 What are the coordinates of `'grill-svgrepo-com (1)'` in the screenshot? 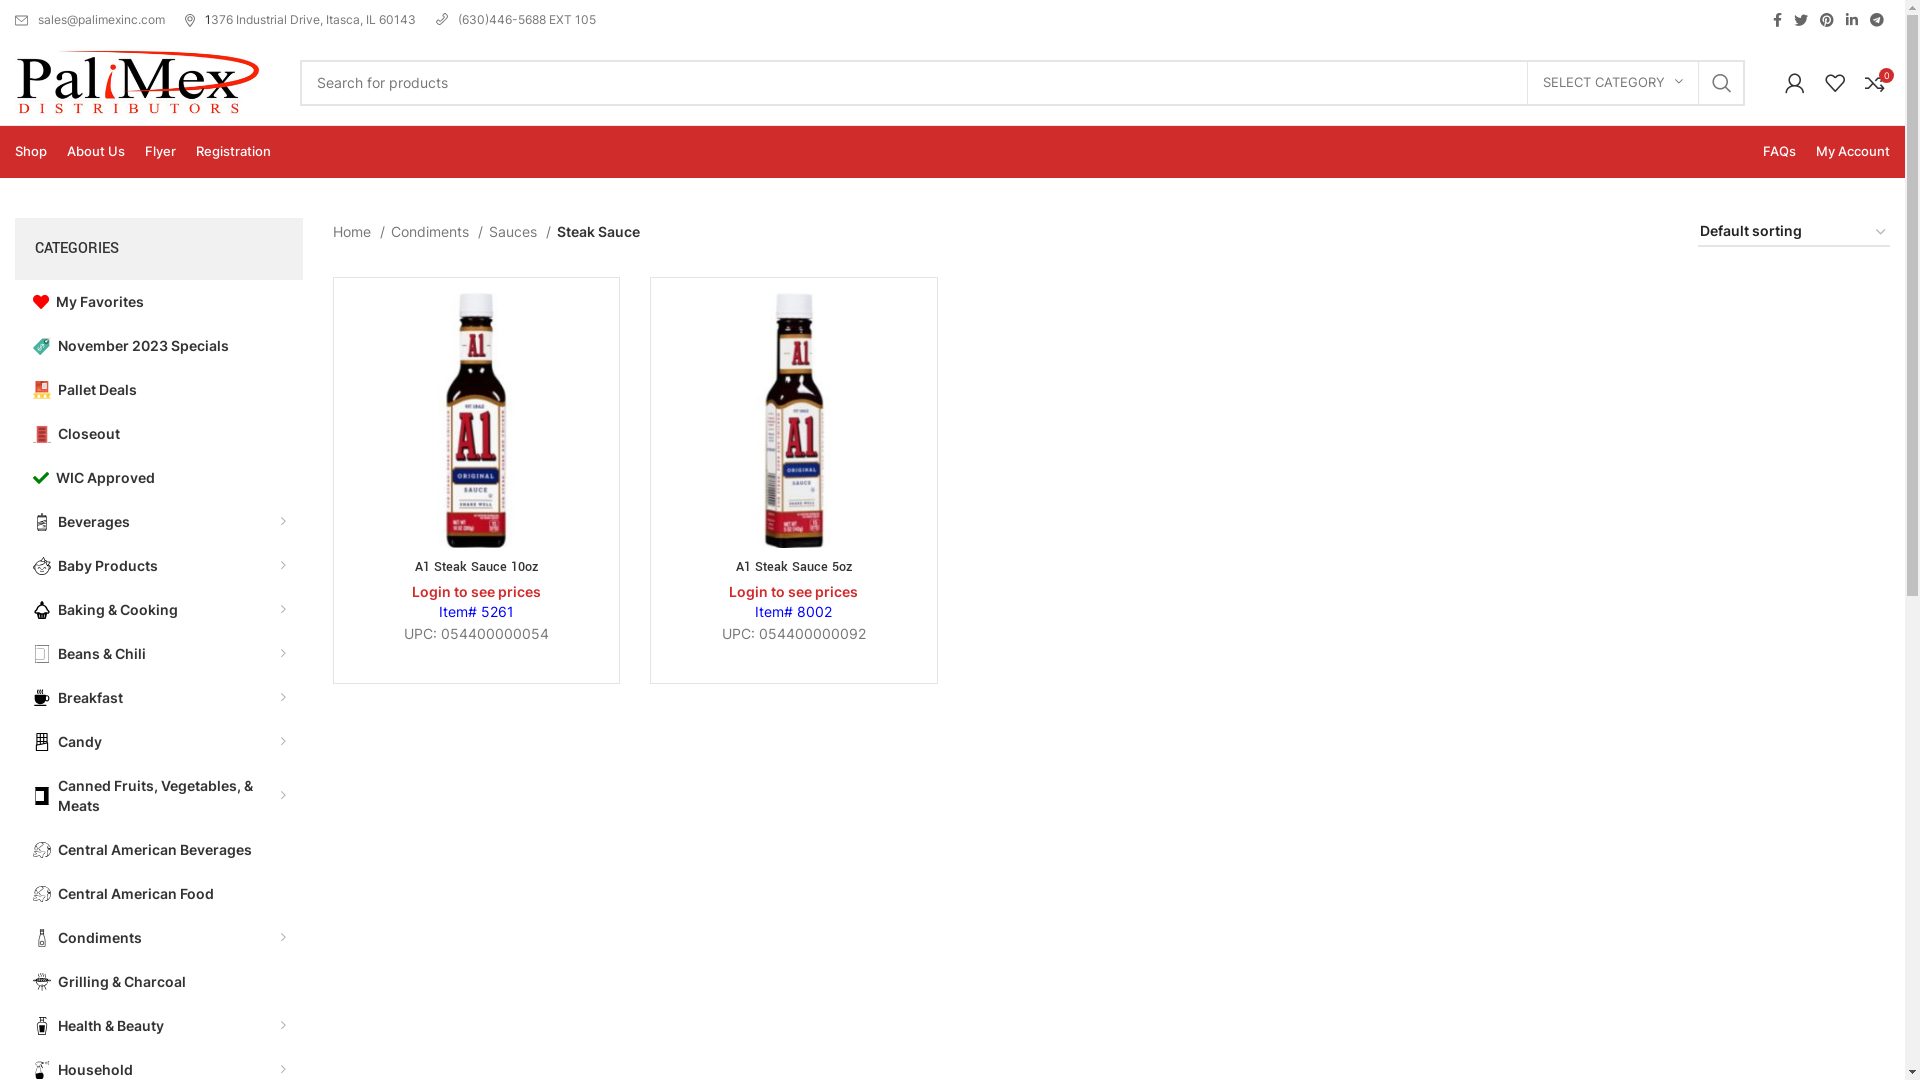 It's located at (42, 981).